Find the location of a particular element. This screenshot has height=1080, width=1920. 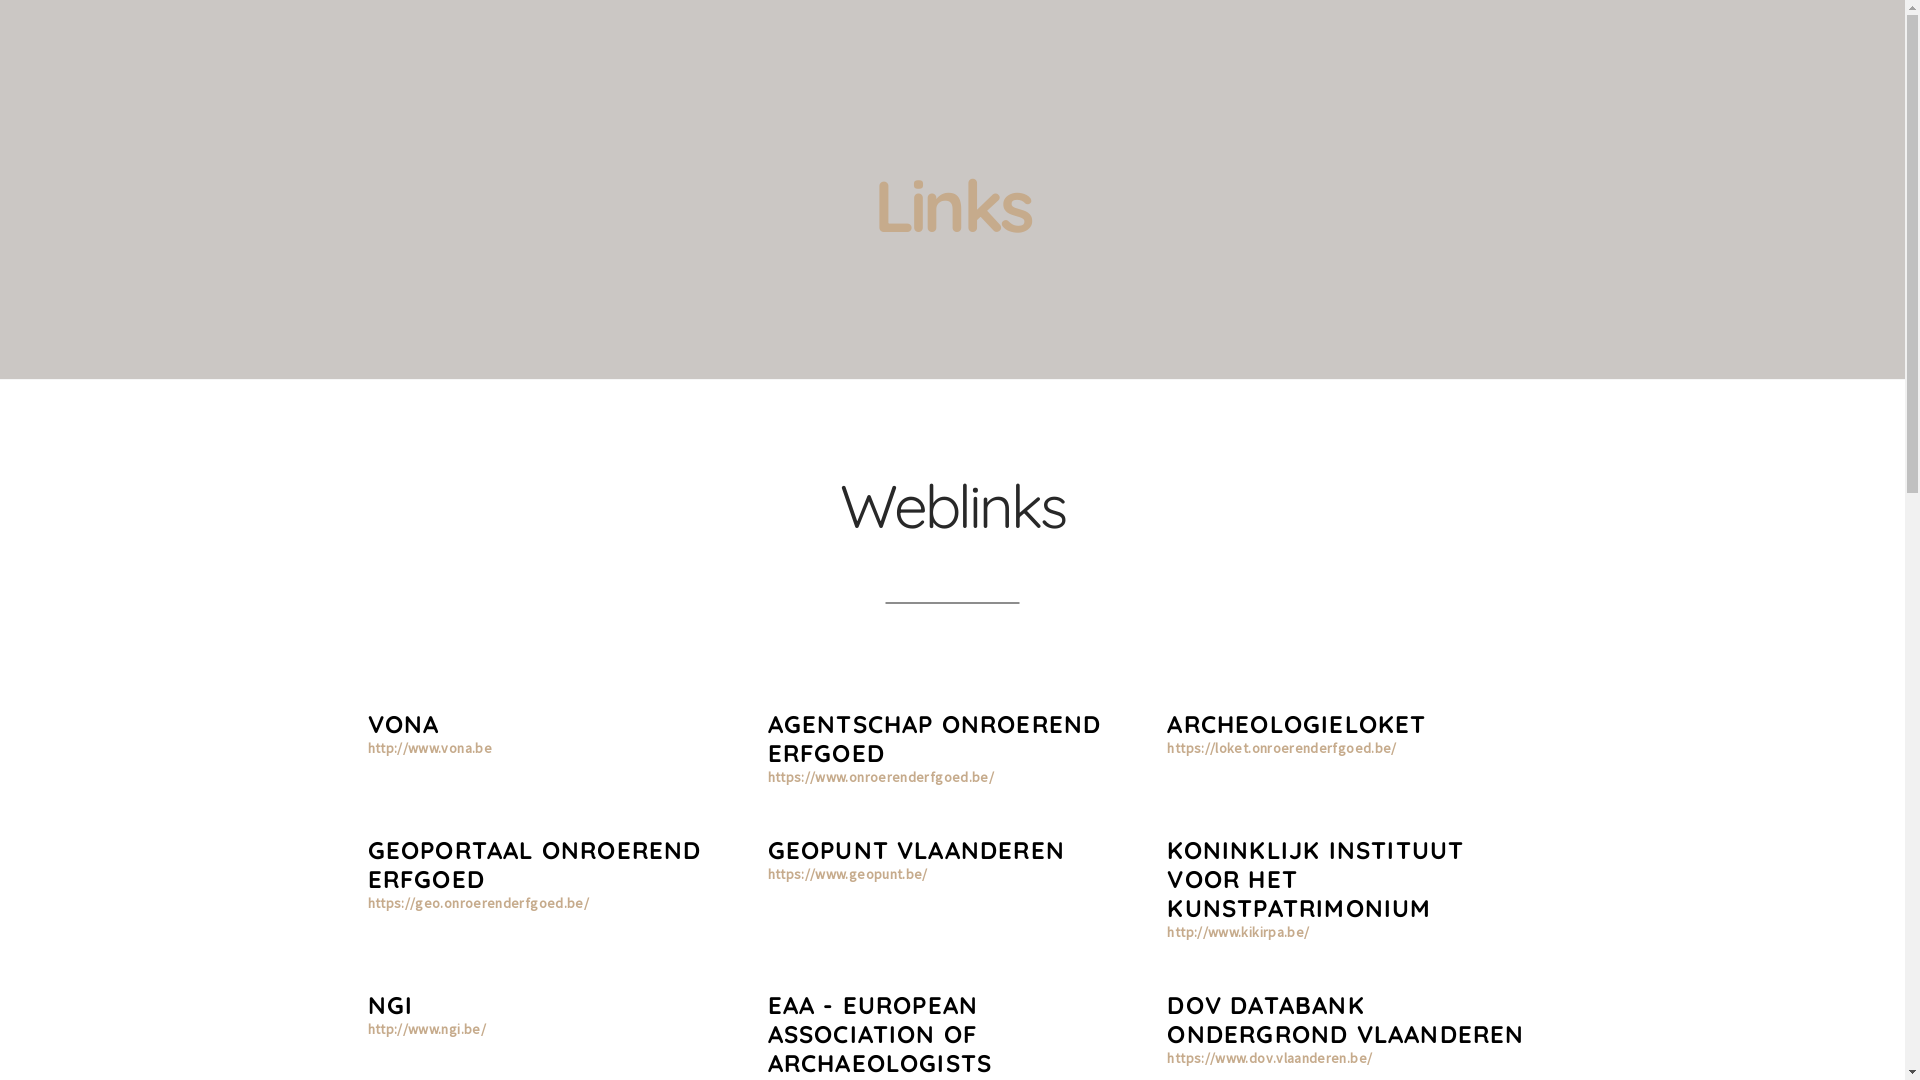

'GEOPORTAAL ONROEREND ERFGOED' is located at coordinates (534, 863).